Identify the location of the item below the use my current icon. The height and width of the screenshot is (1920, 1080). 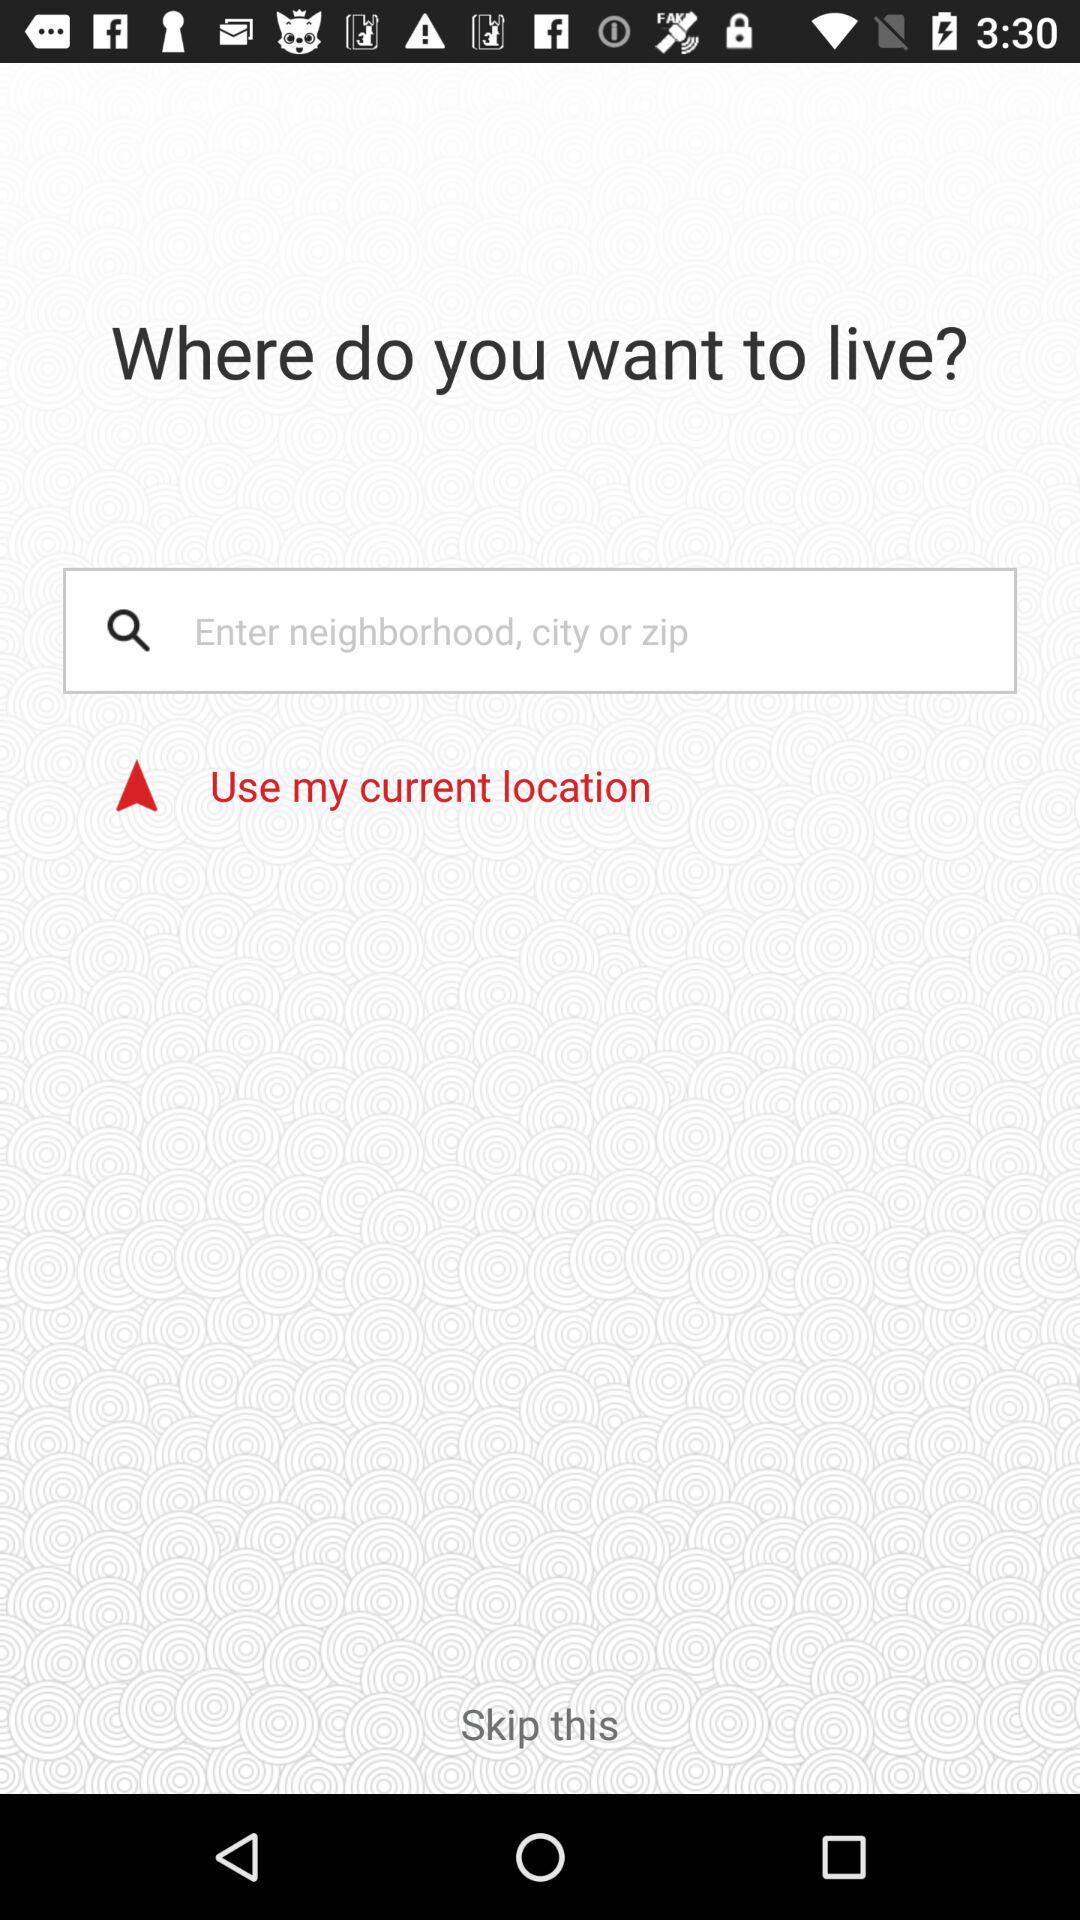
(540, 1743).